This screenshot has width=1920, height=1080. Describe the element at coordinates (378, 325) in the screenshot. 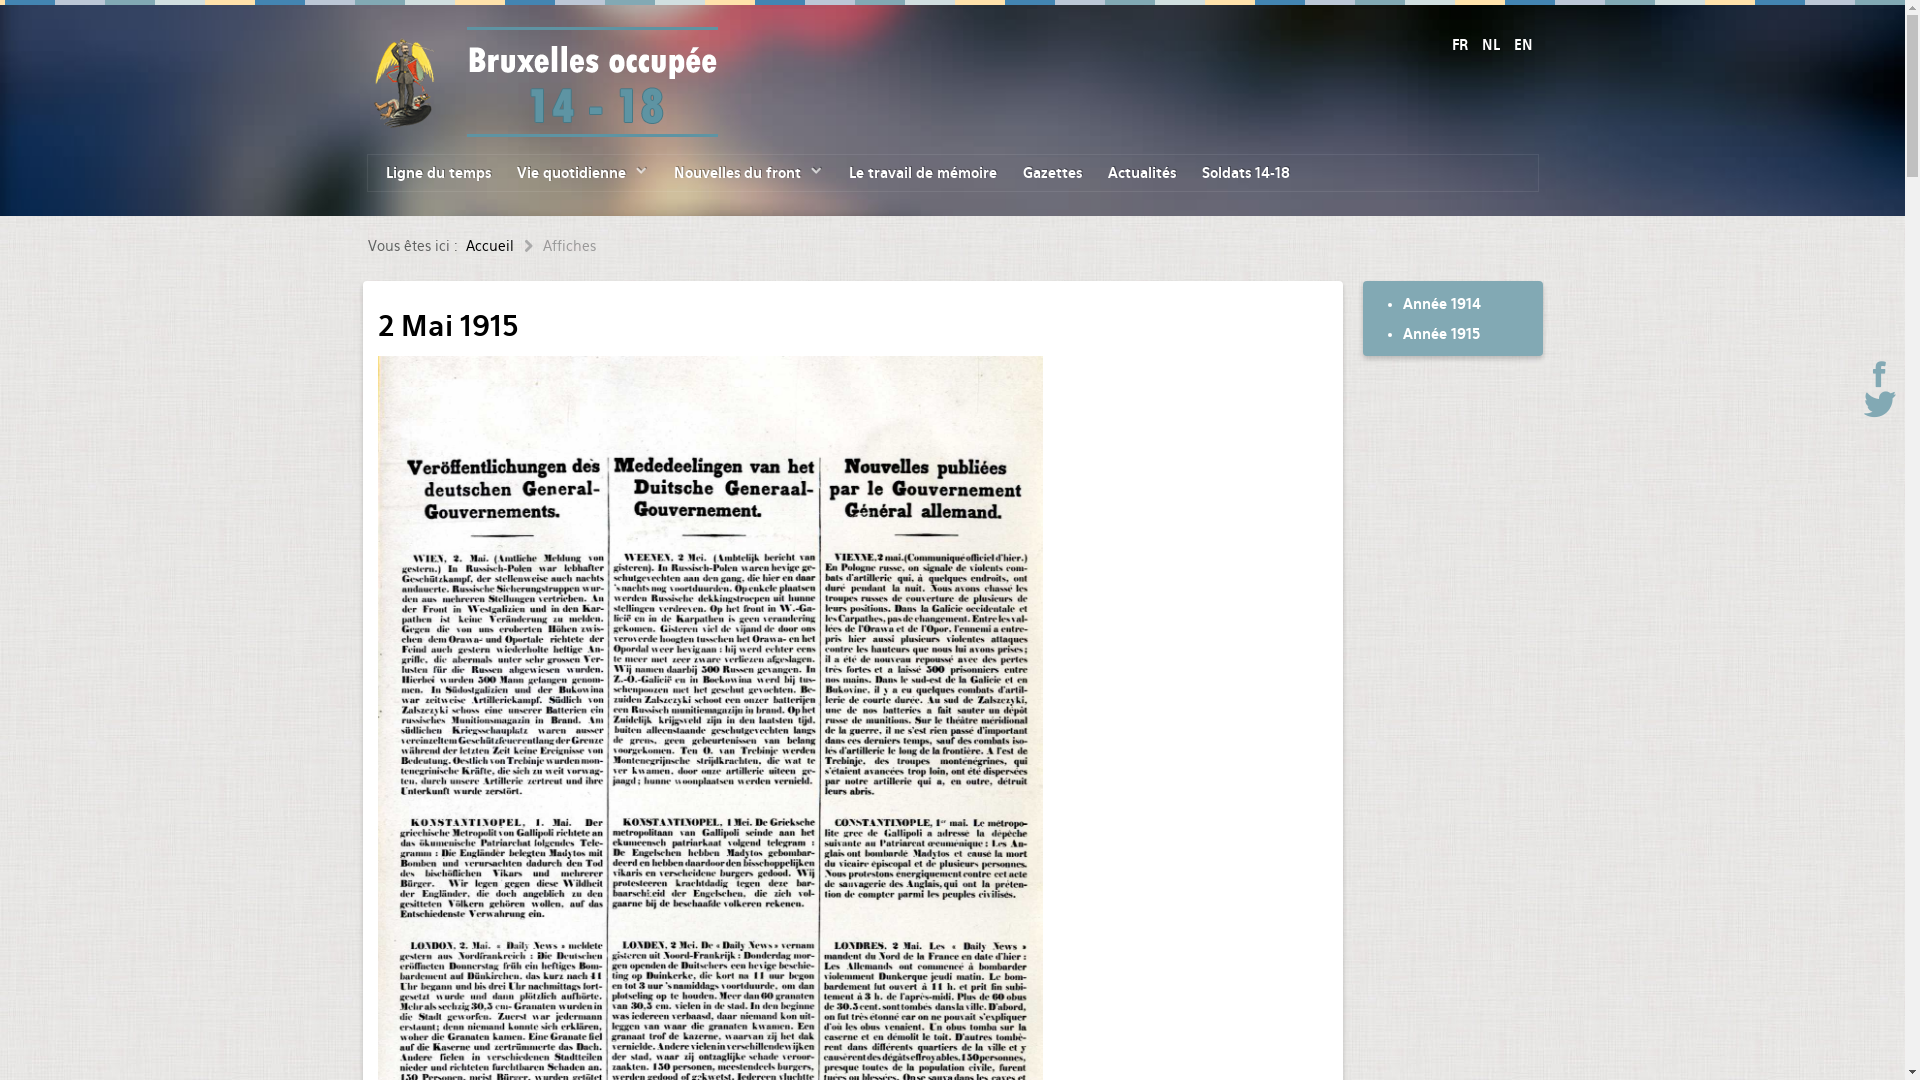

I see `'2 Mai 1915'` at that location.